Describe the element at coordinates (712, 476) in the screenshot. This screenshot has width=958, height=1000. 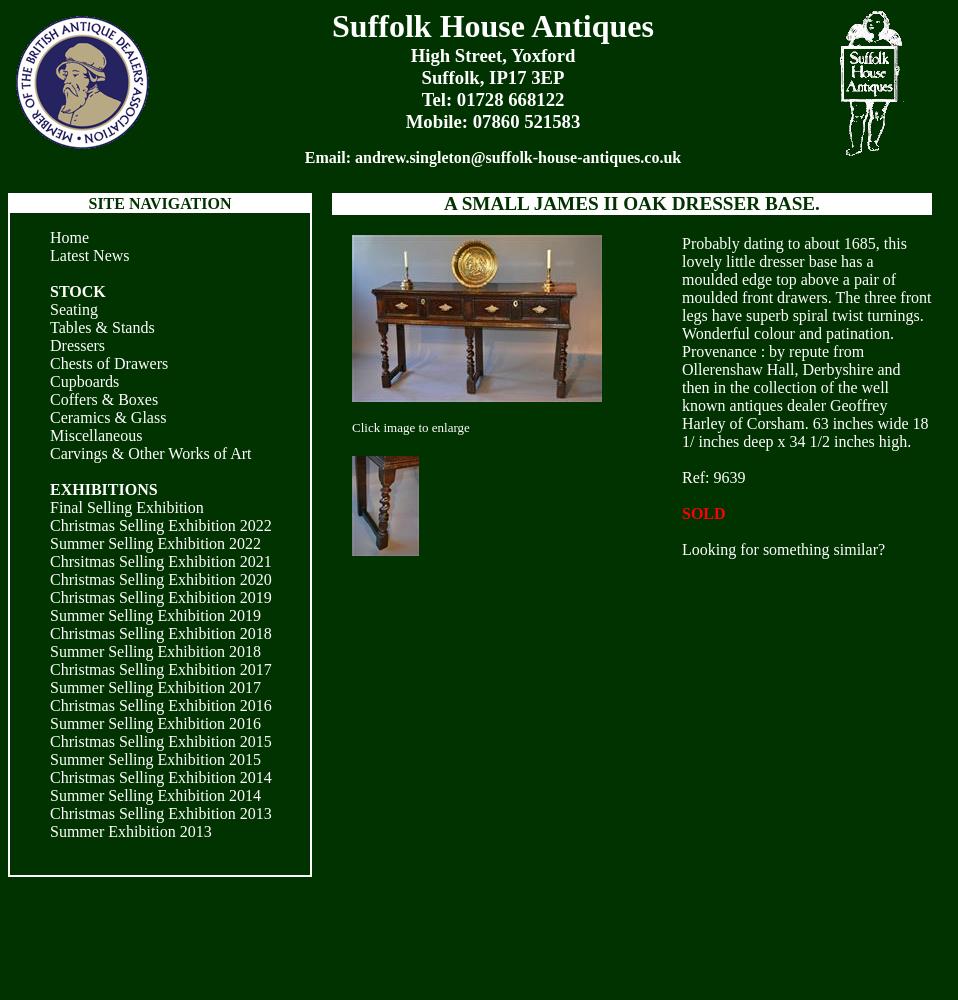
I see `'Ref: 9639'` at that location.